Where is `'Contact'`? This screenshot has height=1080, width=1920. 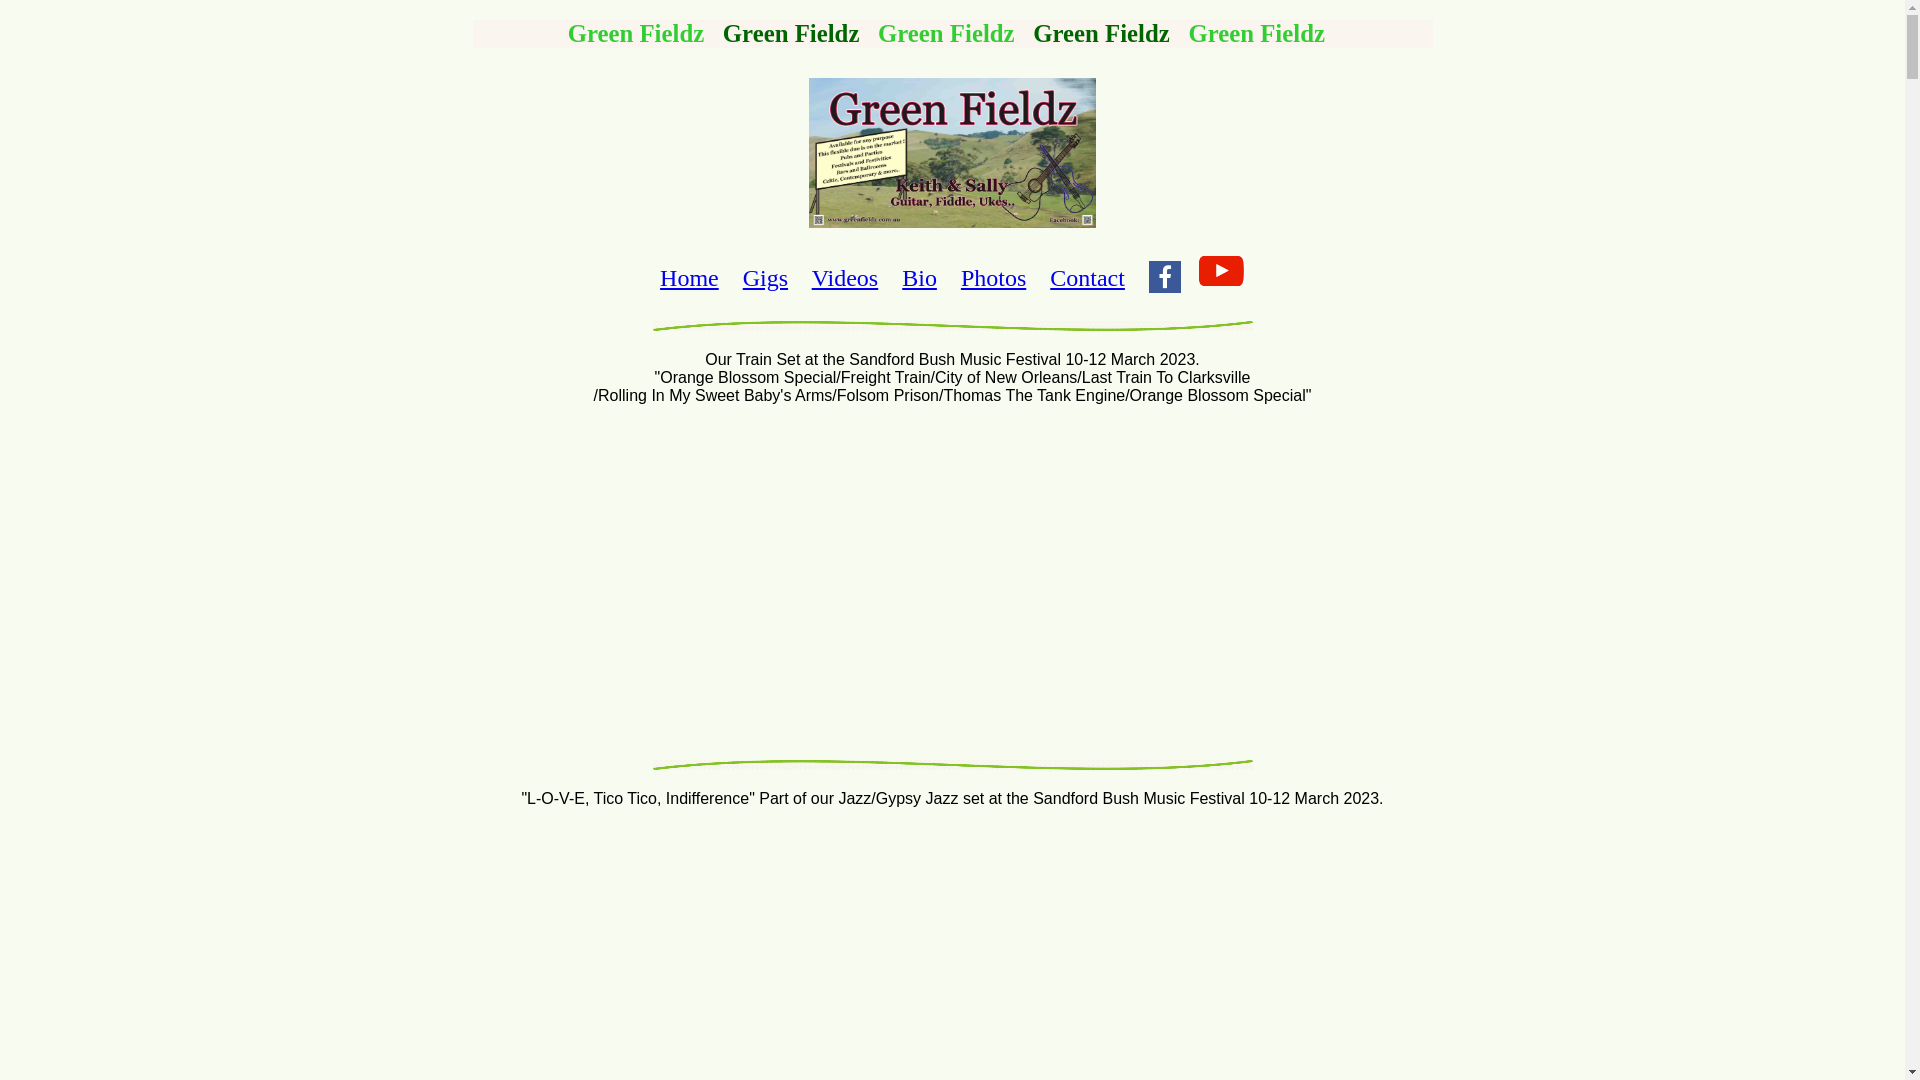
'Contact' is located at coordinates (1086, 277).